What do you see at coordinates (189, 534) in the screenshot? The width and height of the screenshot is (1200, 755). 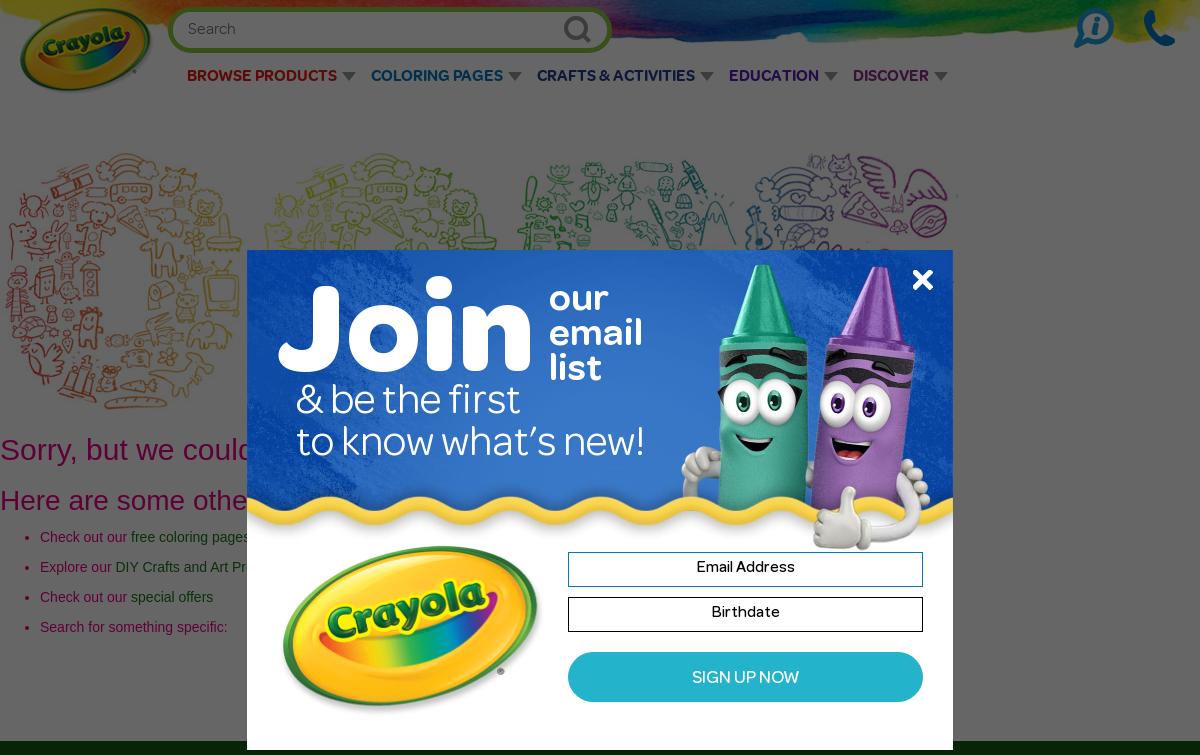 I see `'free coloring pages'` at bounding box center [189, 534].